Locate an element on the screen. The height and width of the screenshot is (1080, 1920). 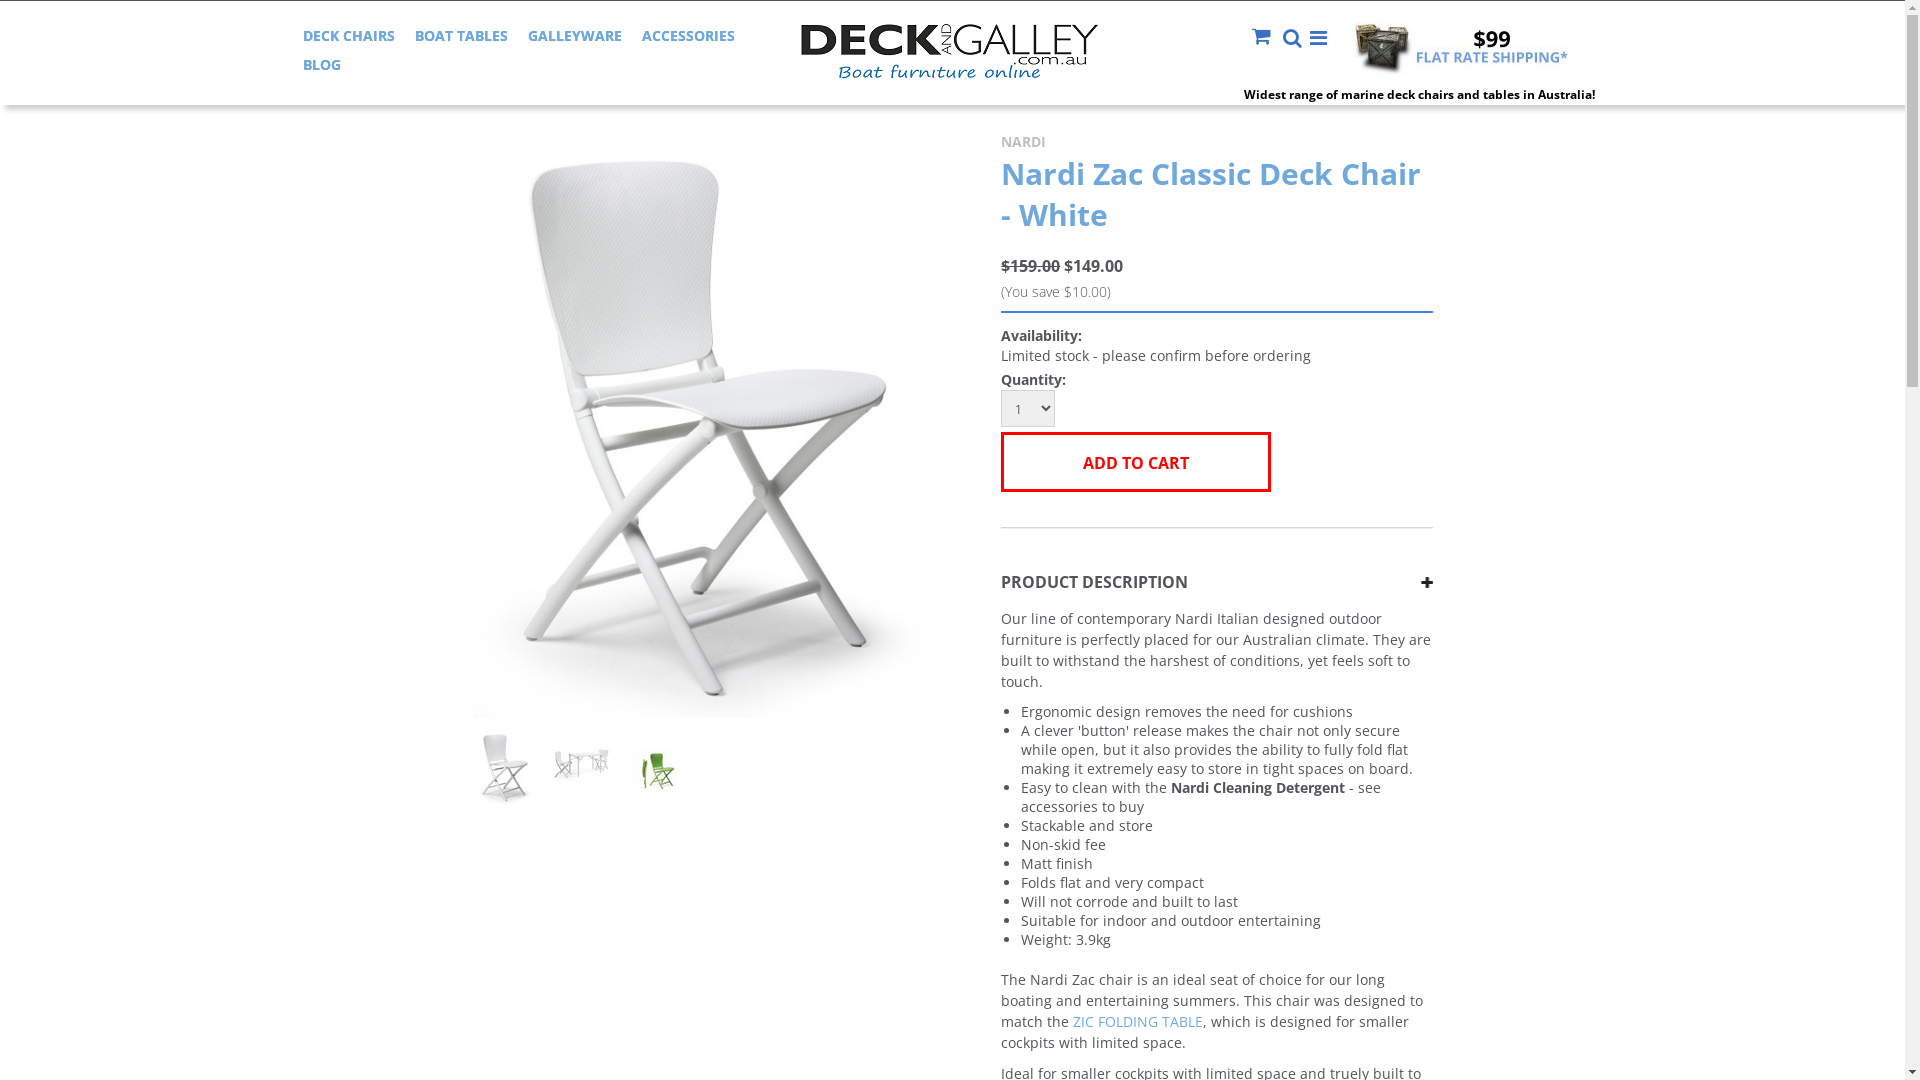
'View Cart' is located at coordinates (1265, 38).